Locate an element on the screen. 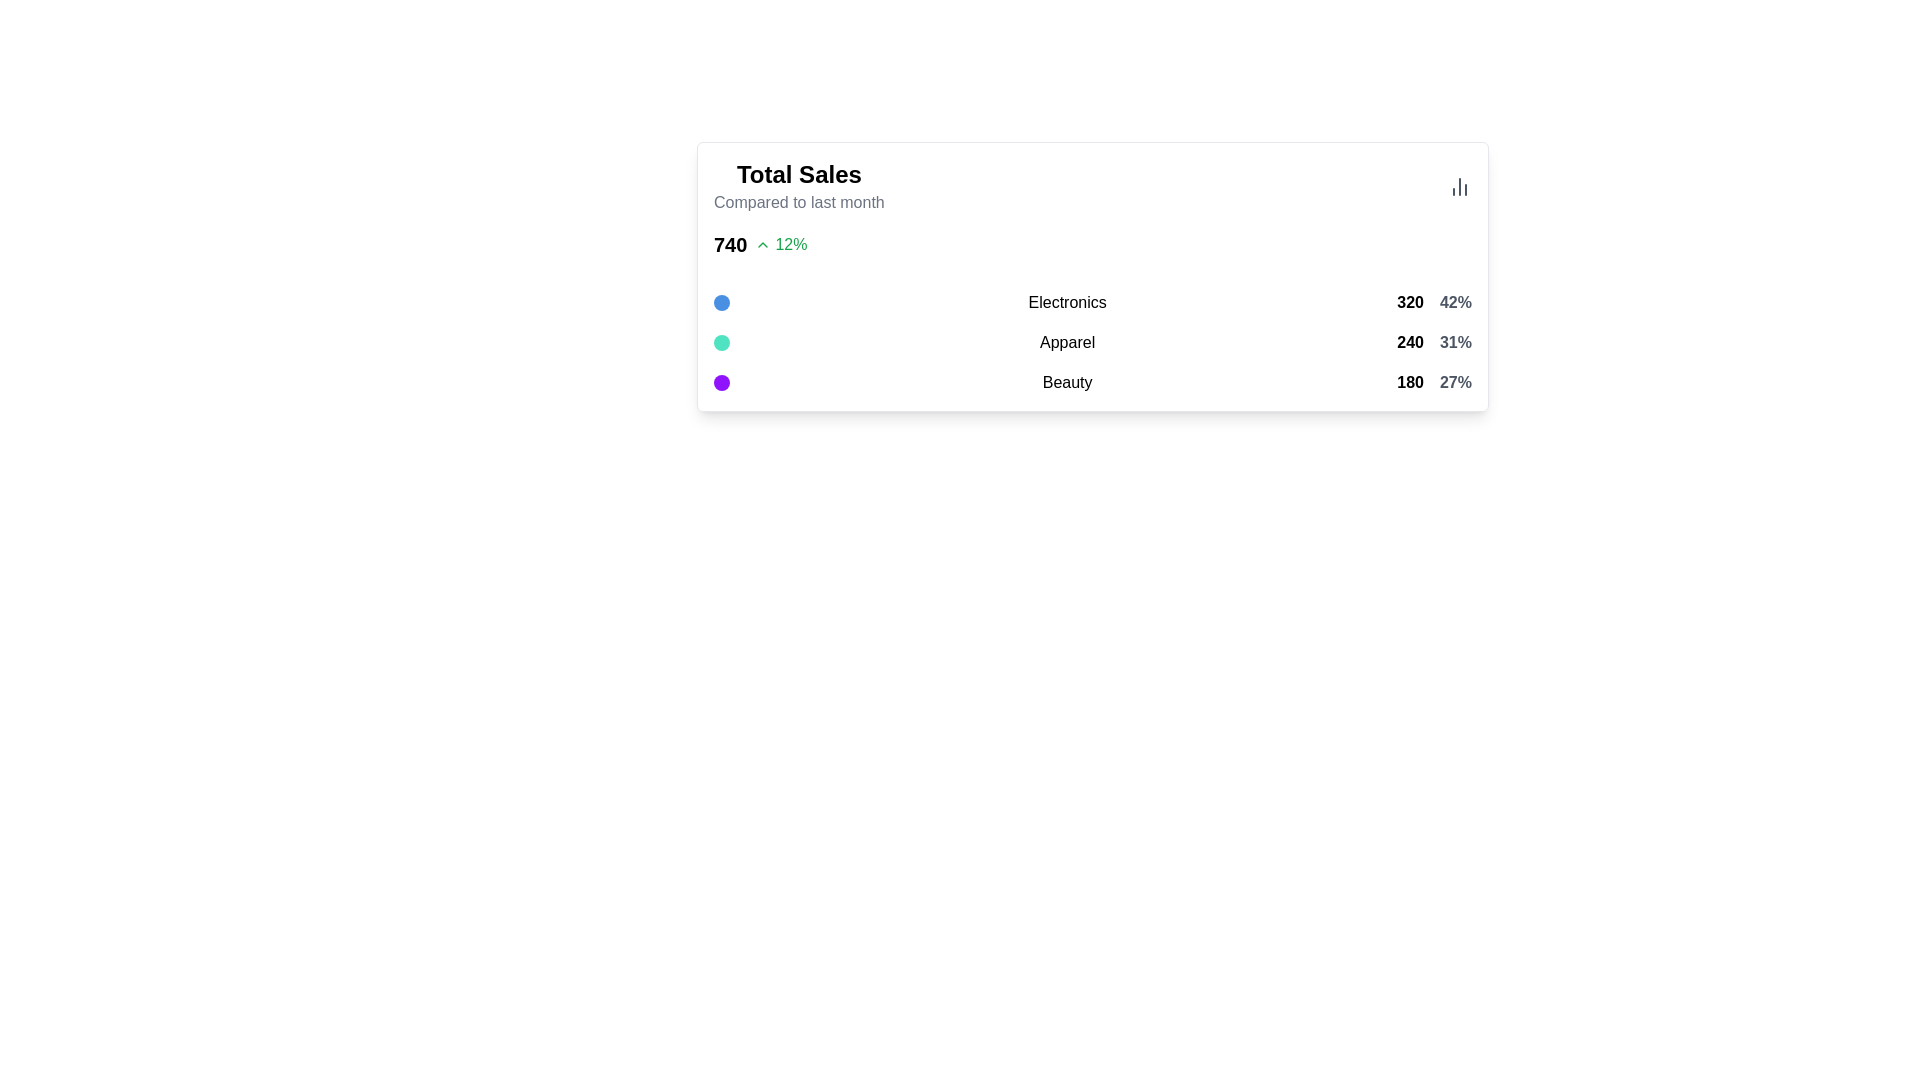 The image size is (1920, 1080). the third color indicator icon in the vertical list for the 'Beauty' category, positioned to the left of the 'Beauty' text is located at coordinates (720, 382).